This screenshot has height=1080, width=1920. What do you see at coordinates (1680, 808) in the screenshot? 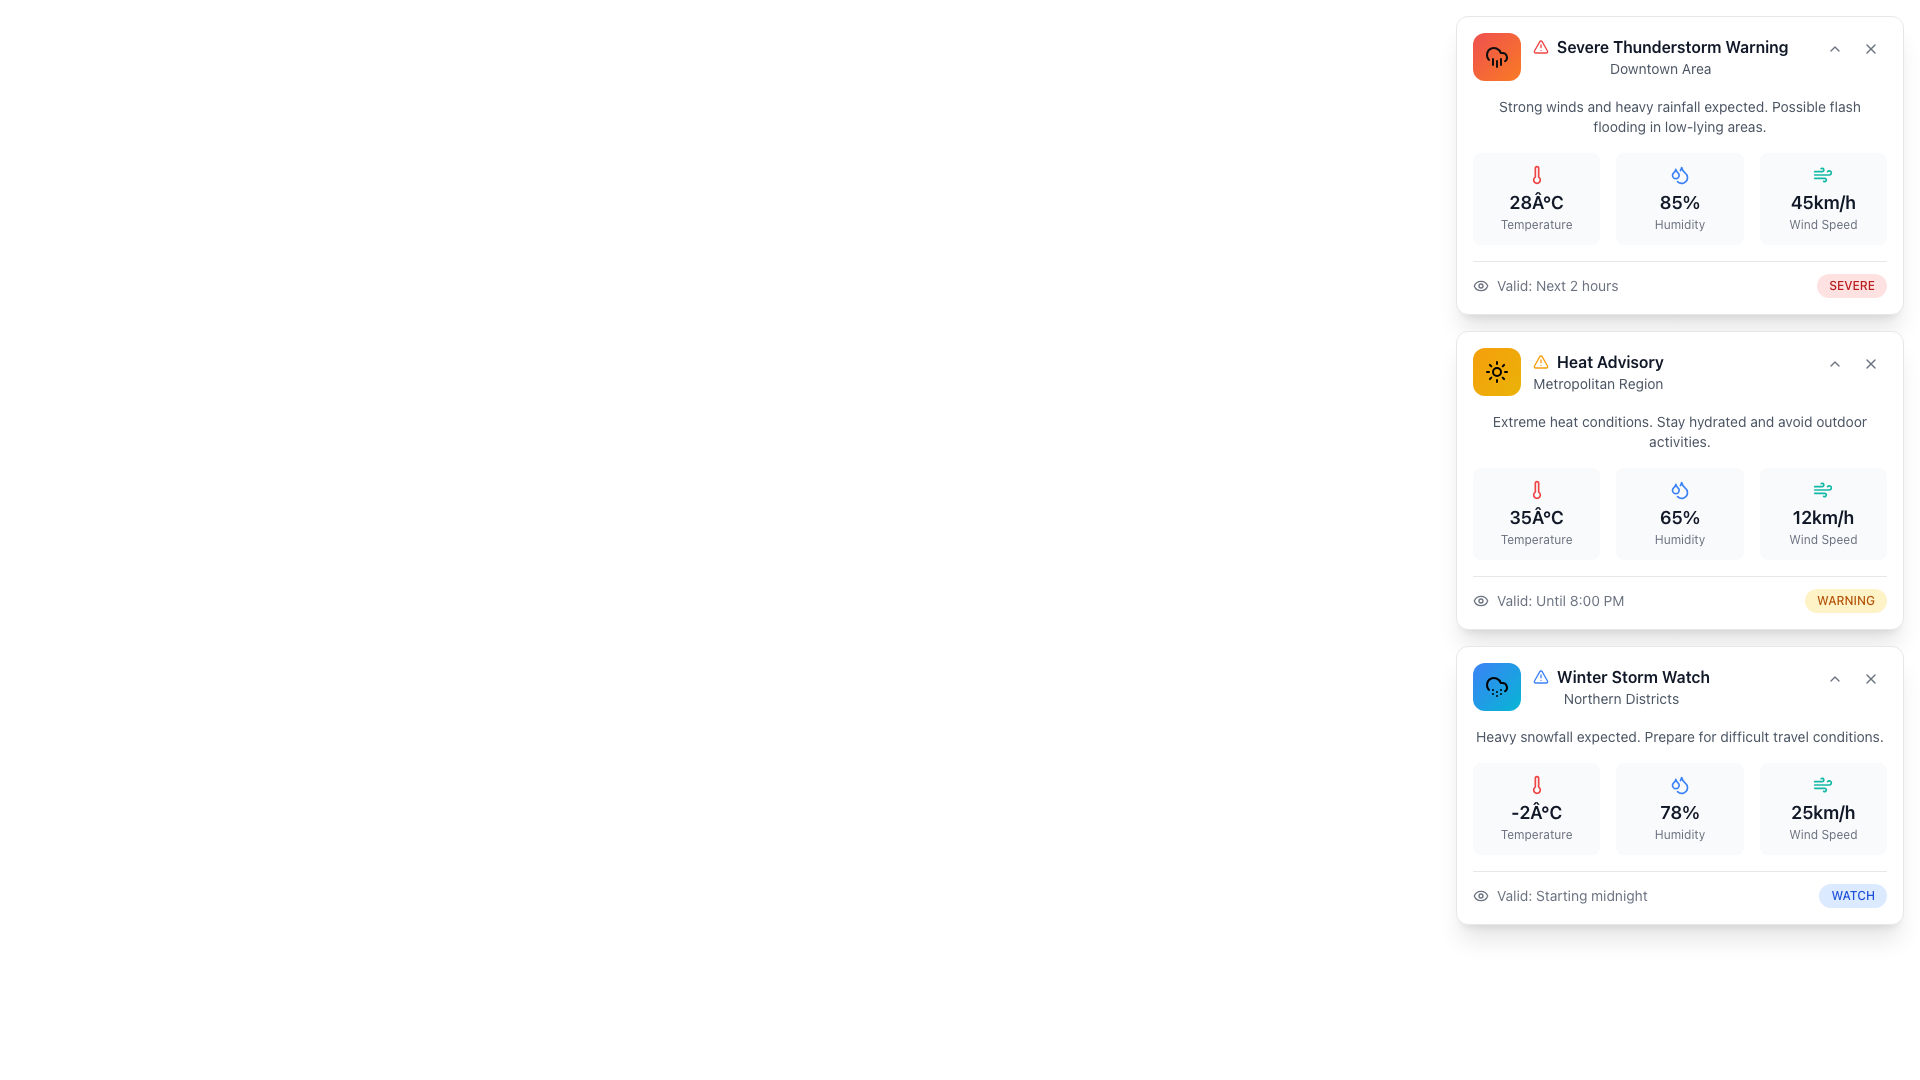
I see `humidity value displayed in the weather information card segment, which shows '78%' and is located at the bottom-right section of the panel` at bounding box center [1680, 808].